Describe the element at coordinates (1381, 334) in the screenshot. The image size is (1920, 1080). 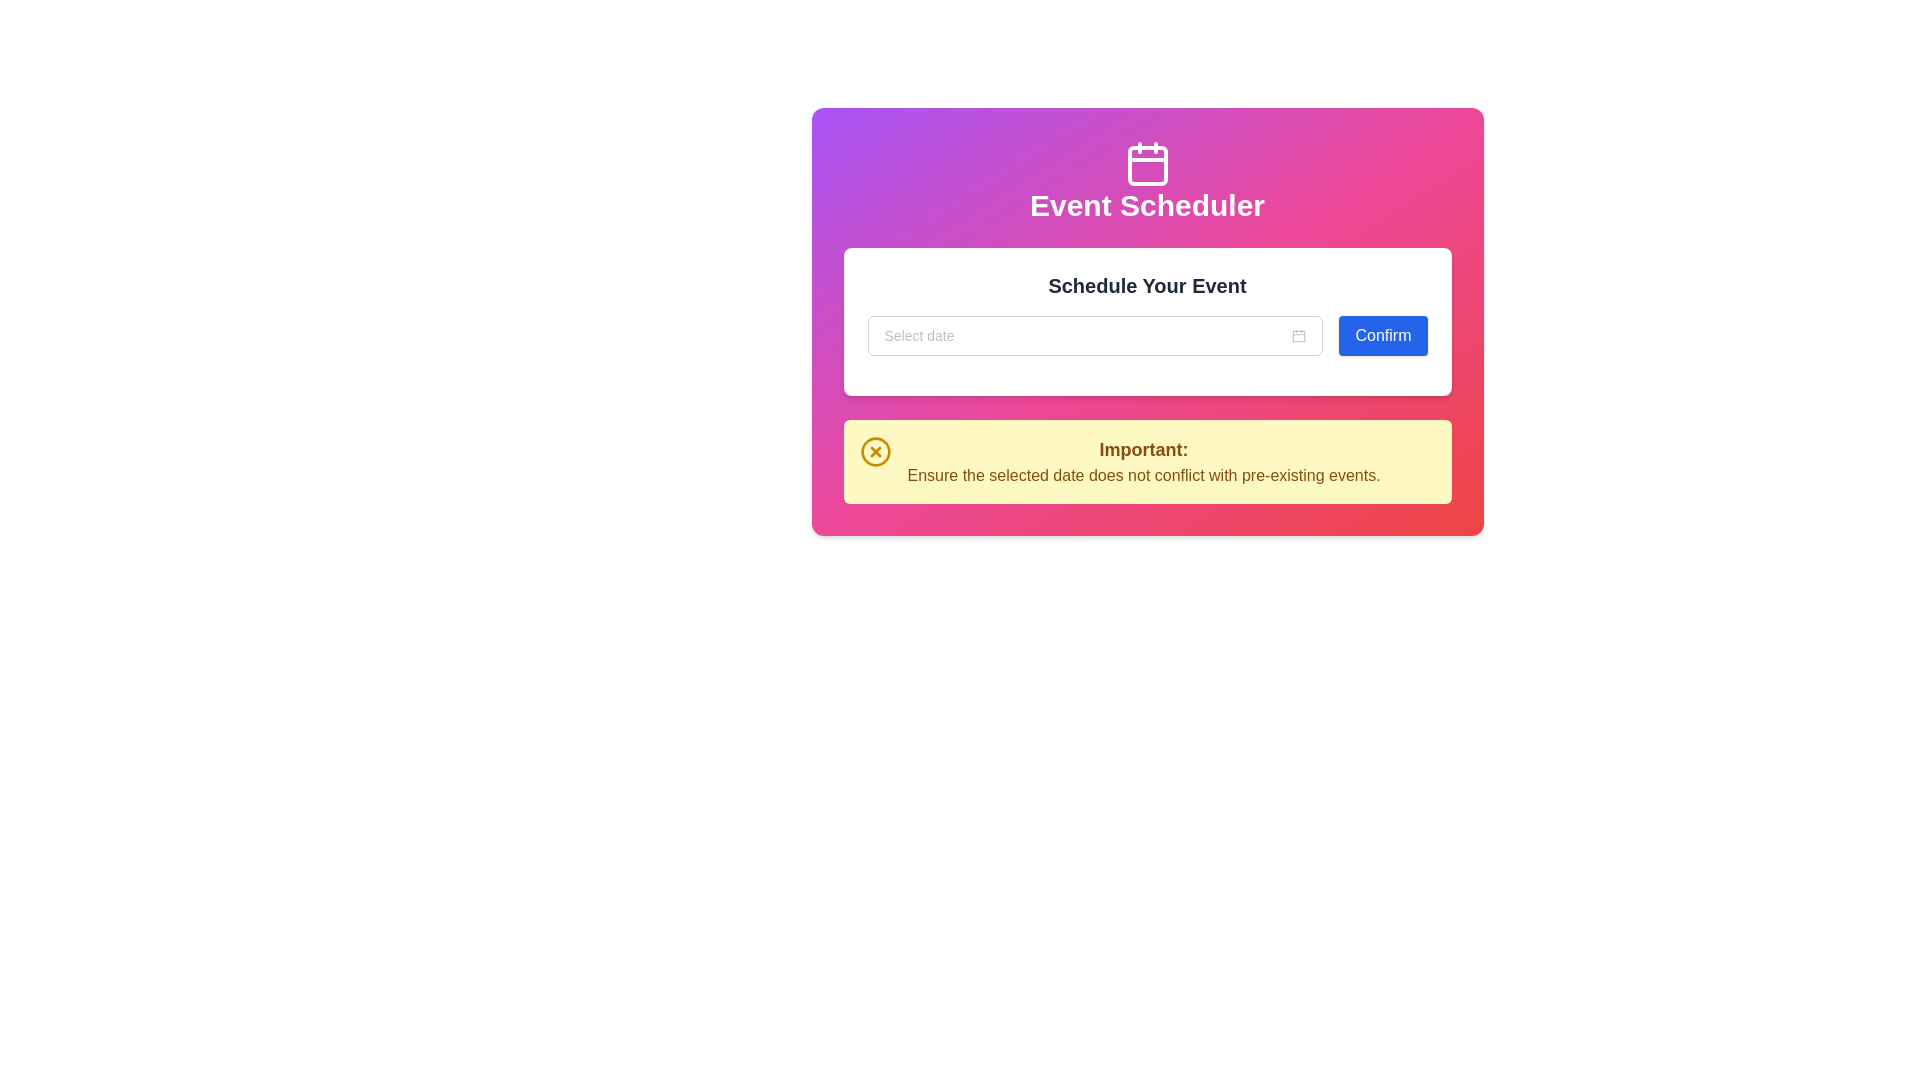
I see `the blue rectangular 'Confirm' button with white text to confirm the action` at that location.